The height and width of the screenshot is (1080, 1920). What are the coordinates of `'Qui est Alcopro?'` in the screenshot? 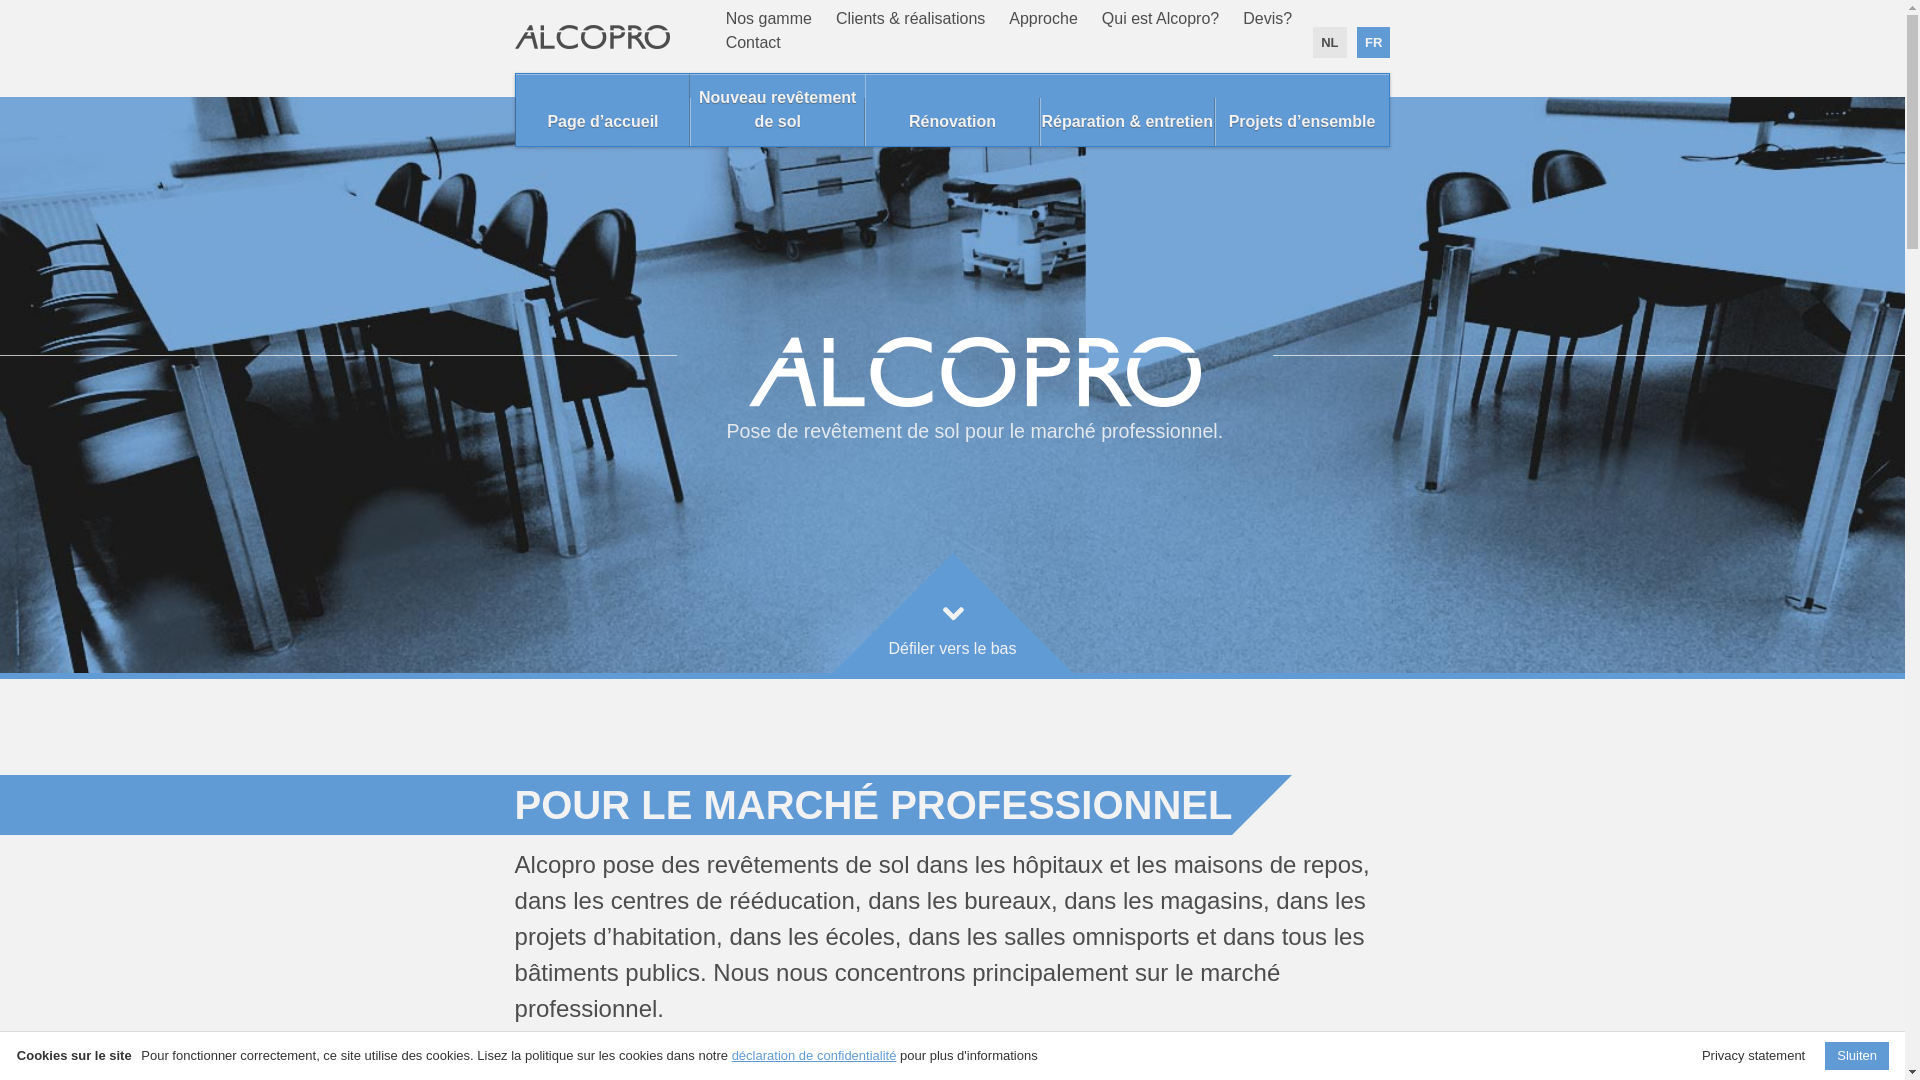 It's located at (1160, 18).